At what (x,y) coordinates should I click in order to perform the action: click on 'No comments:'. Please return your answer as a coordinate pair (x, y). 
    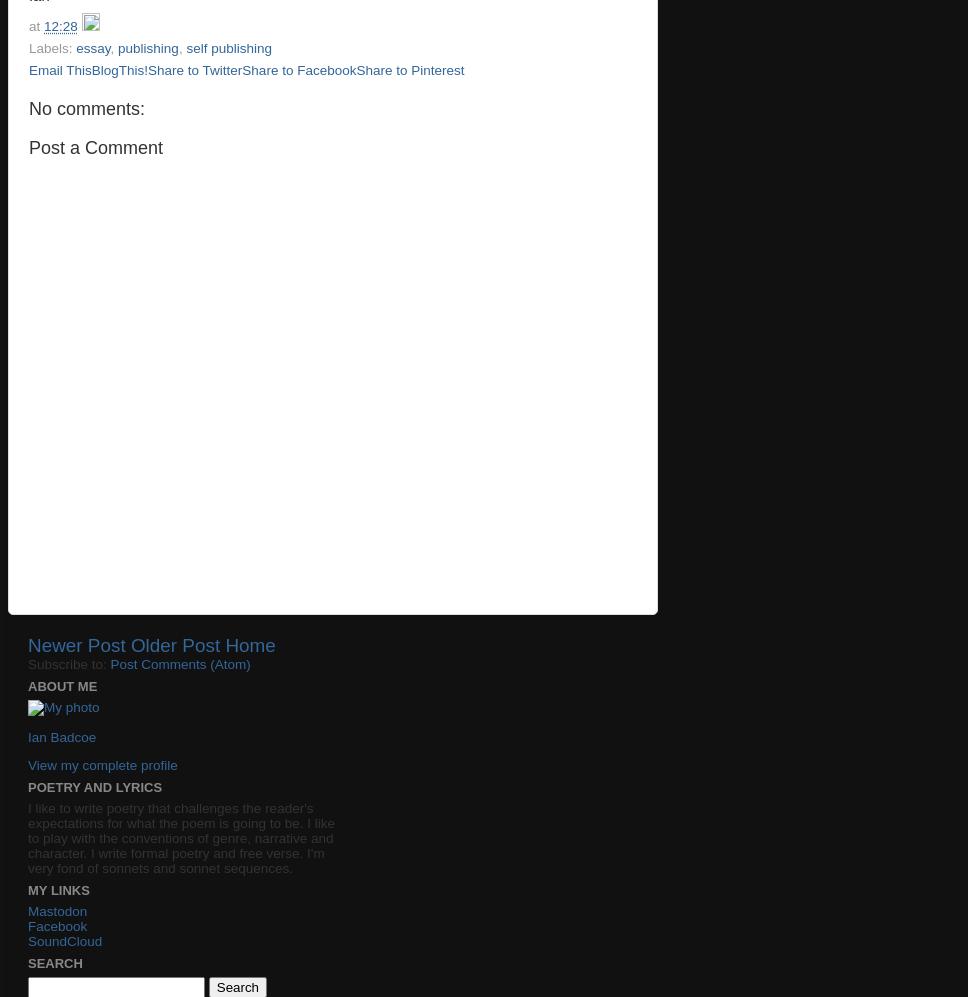
    Looking at the image, I should click on (87, 108).